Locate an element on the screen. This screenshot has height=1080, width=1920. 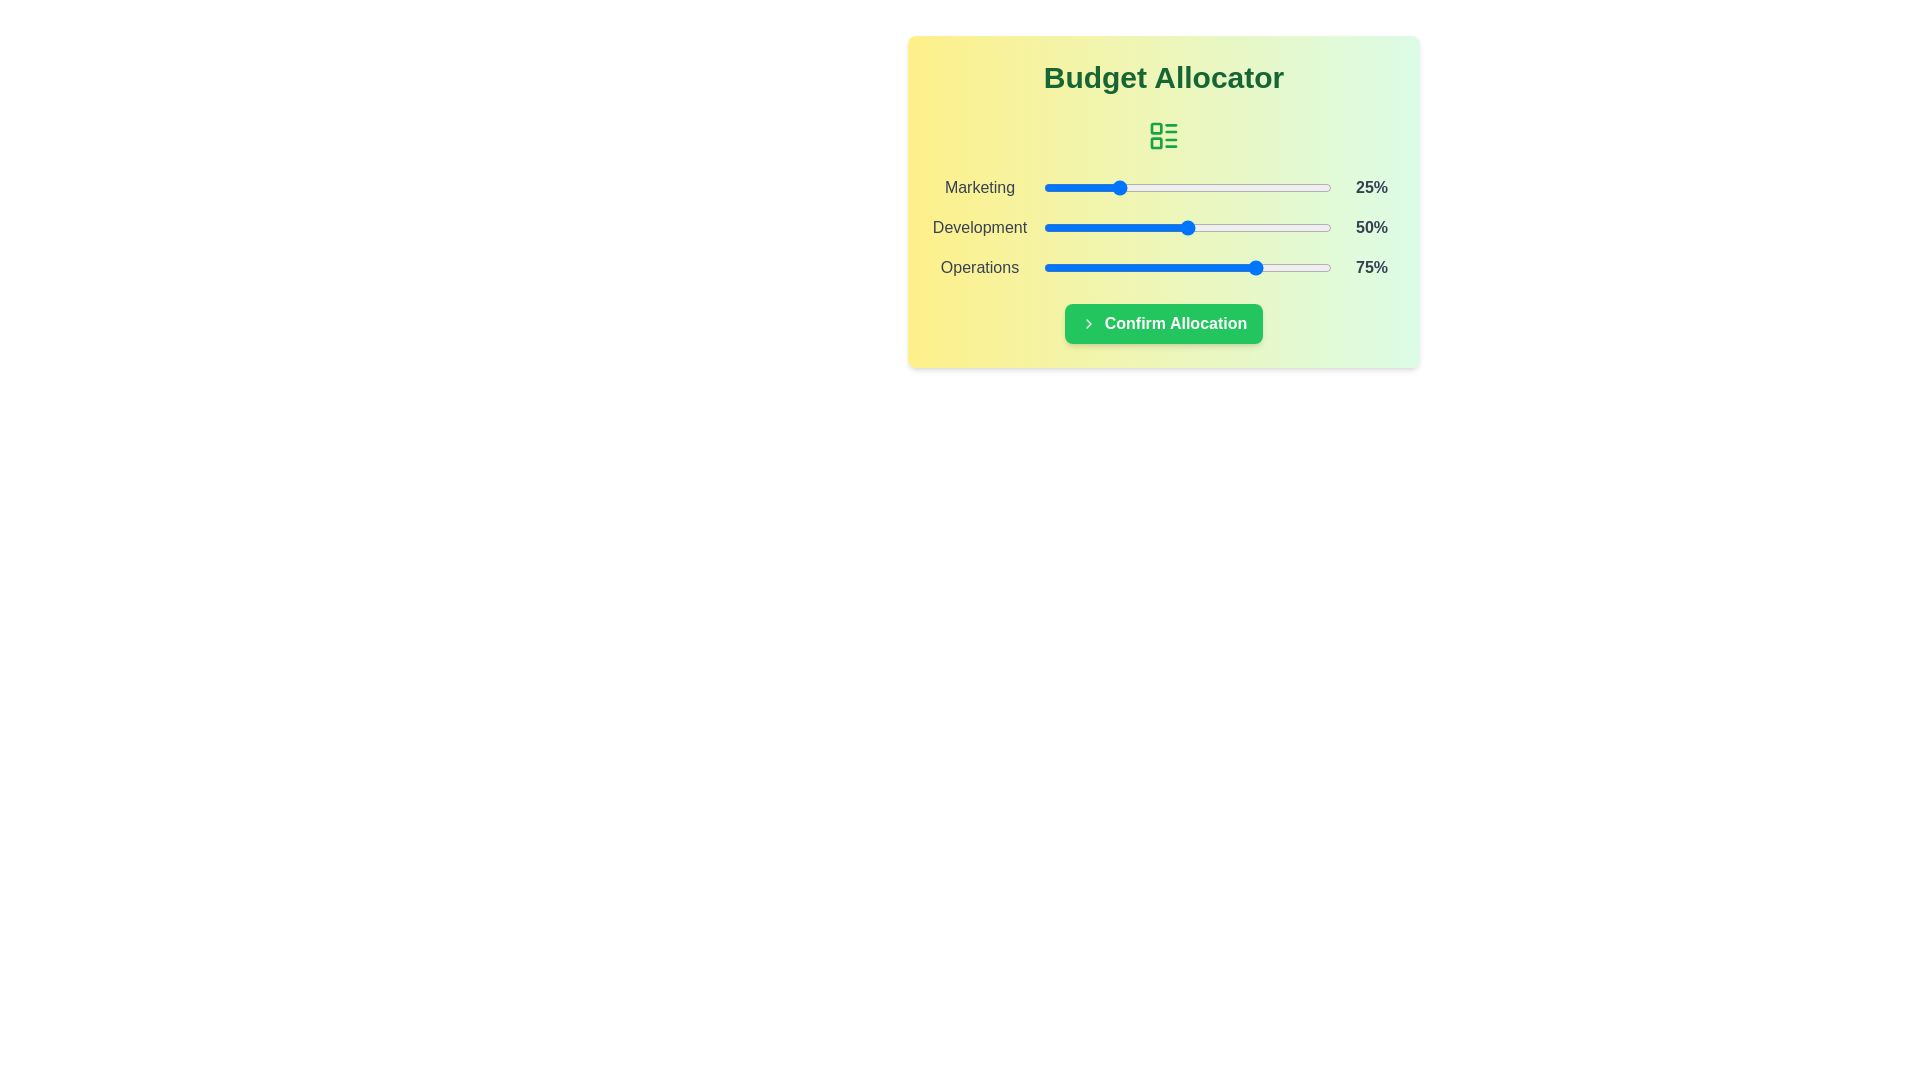
'Confirm Allocation' button is located at coordinates (1163, 323).